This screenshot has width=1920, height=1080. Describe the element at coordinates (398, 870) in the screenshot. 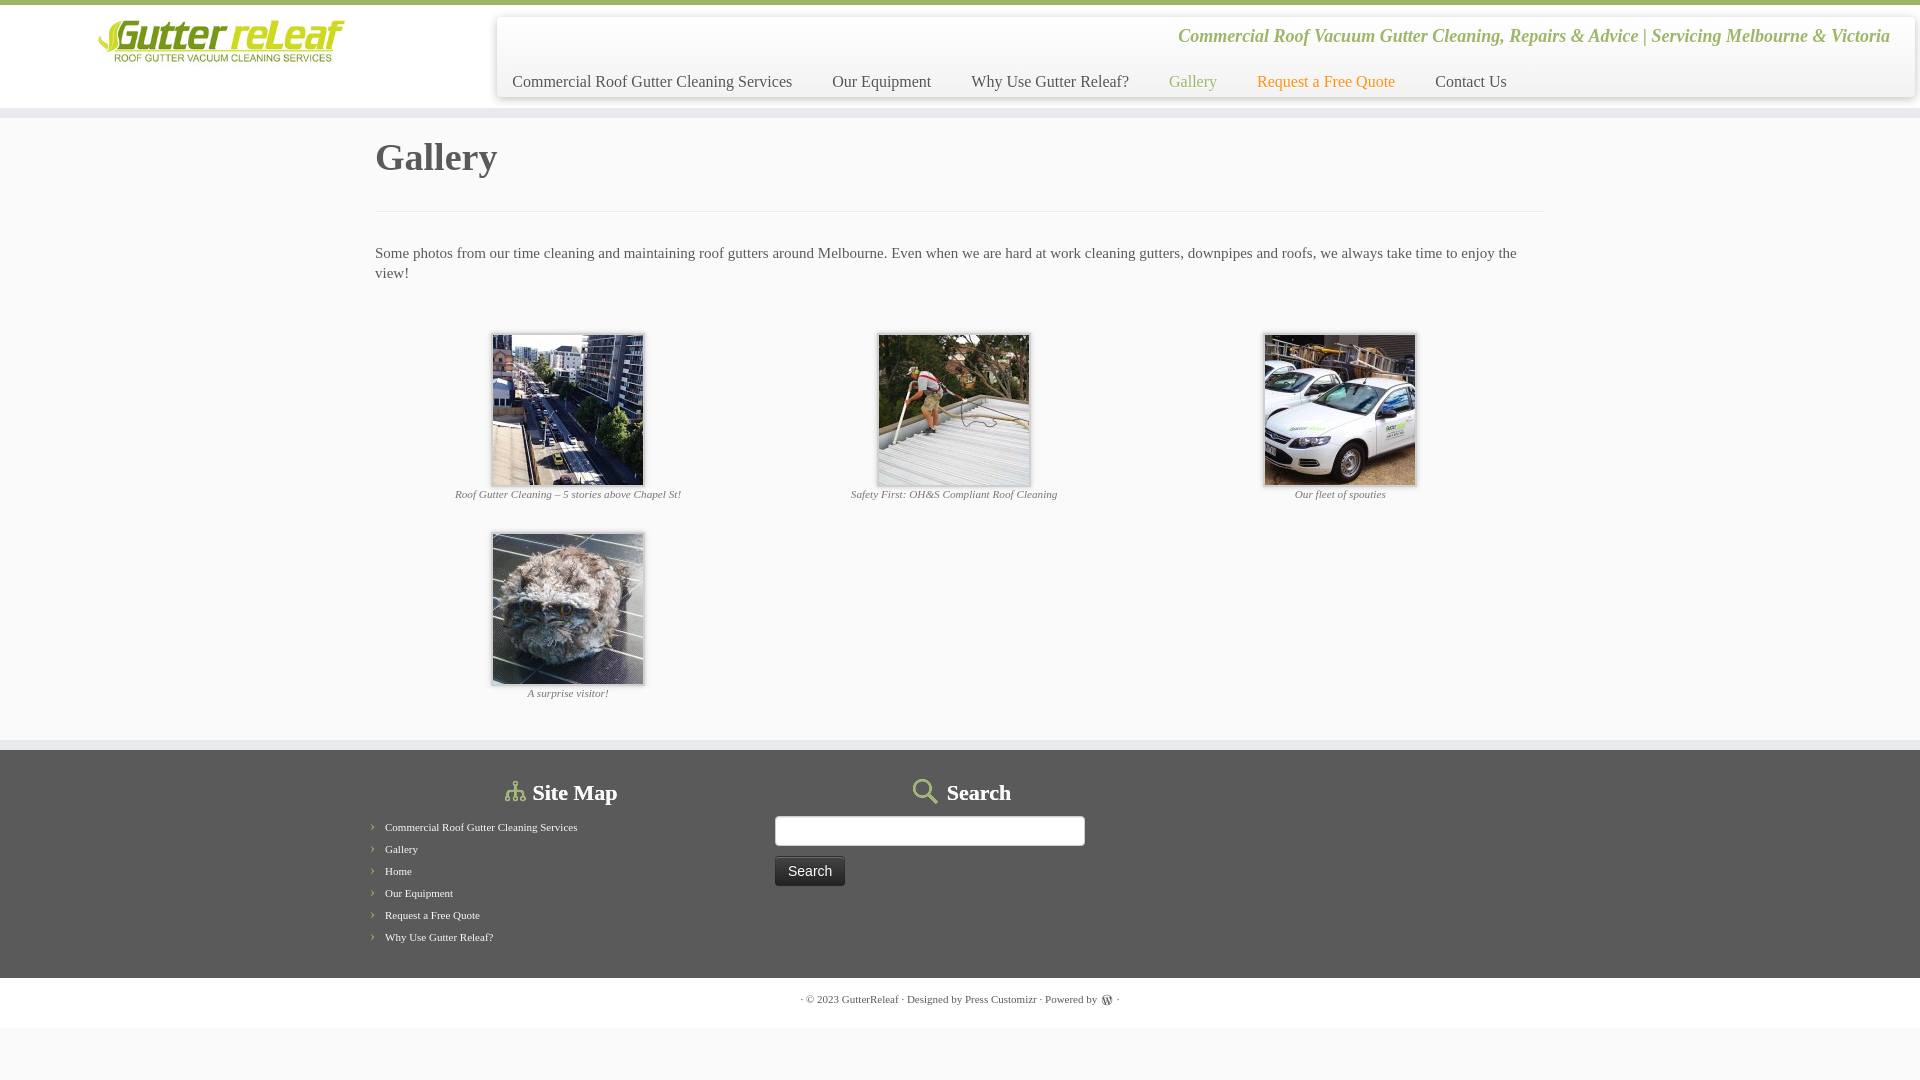

I see `'Home'` at that location.